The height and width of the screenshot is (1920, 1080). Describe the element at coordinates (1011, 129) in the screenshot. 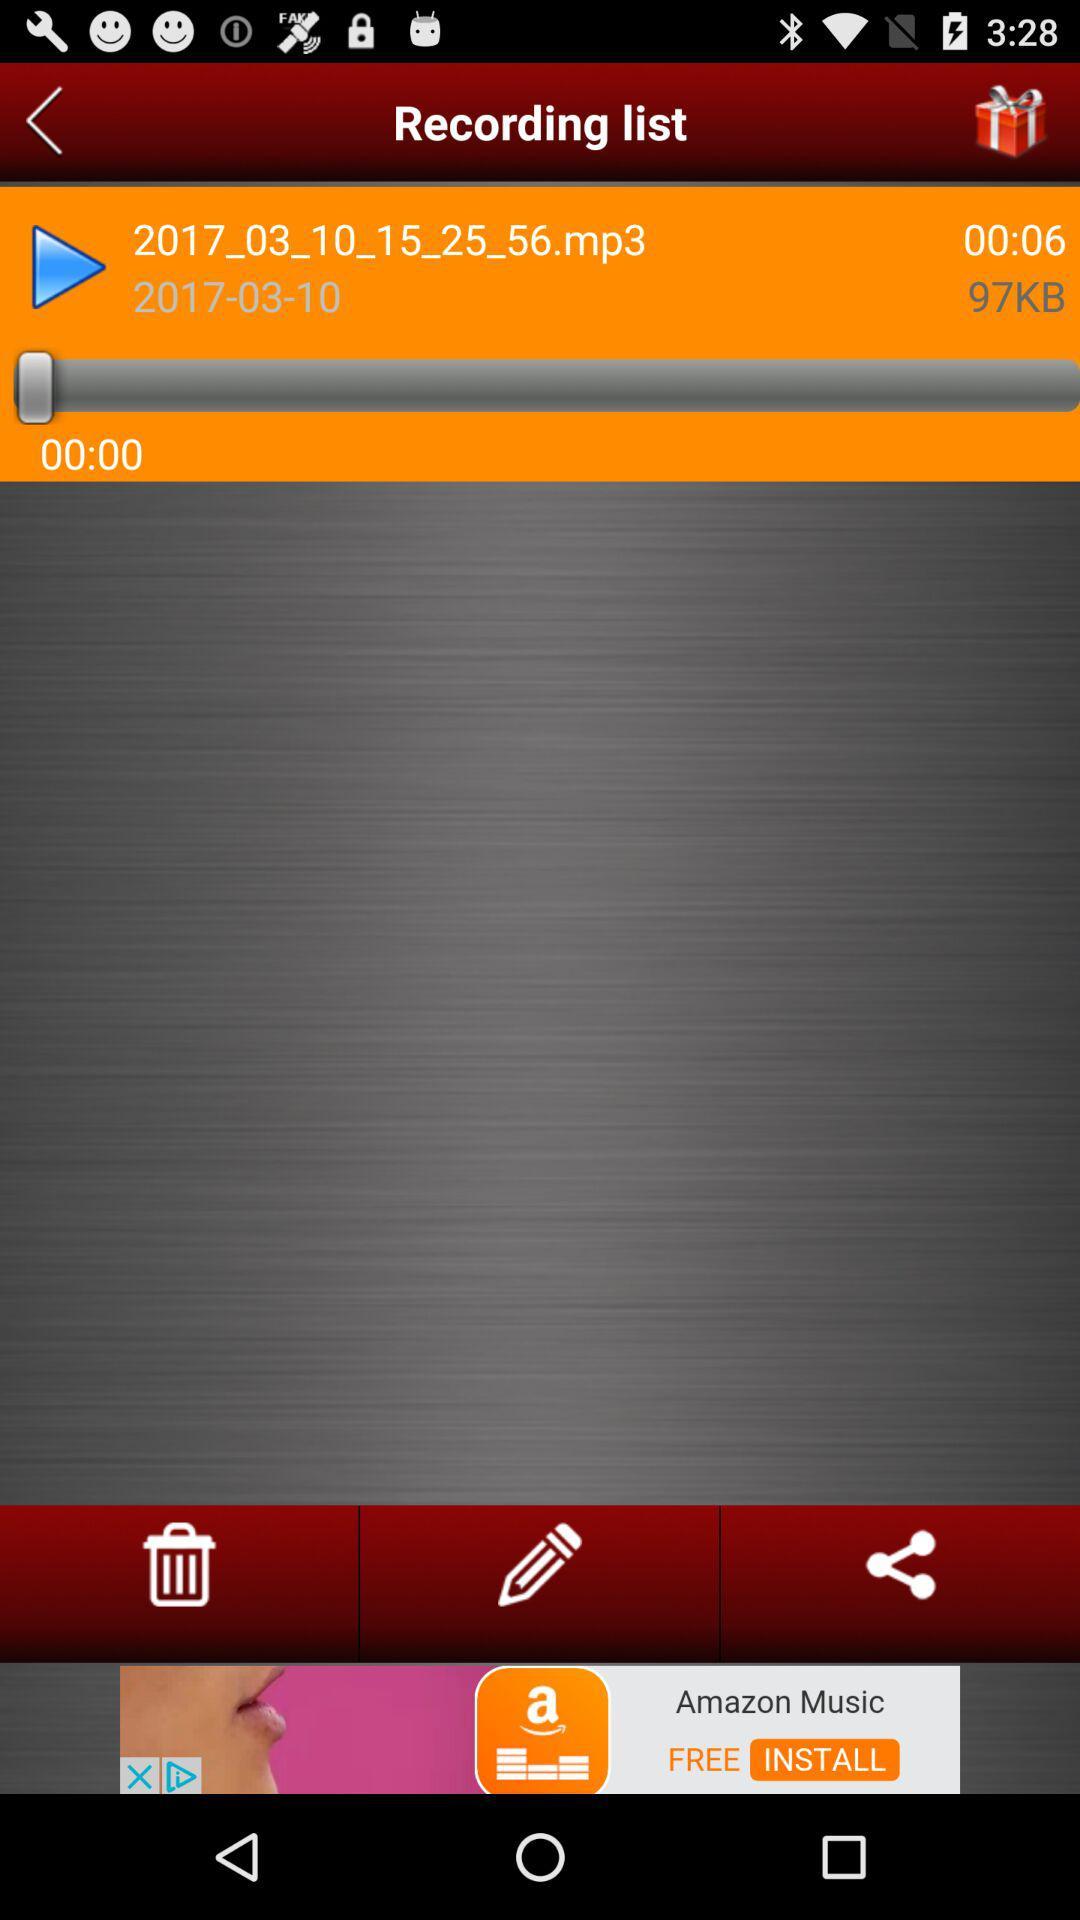

I see `the gift icon` at that location.